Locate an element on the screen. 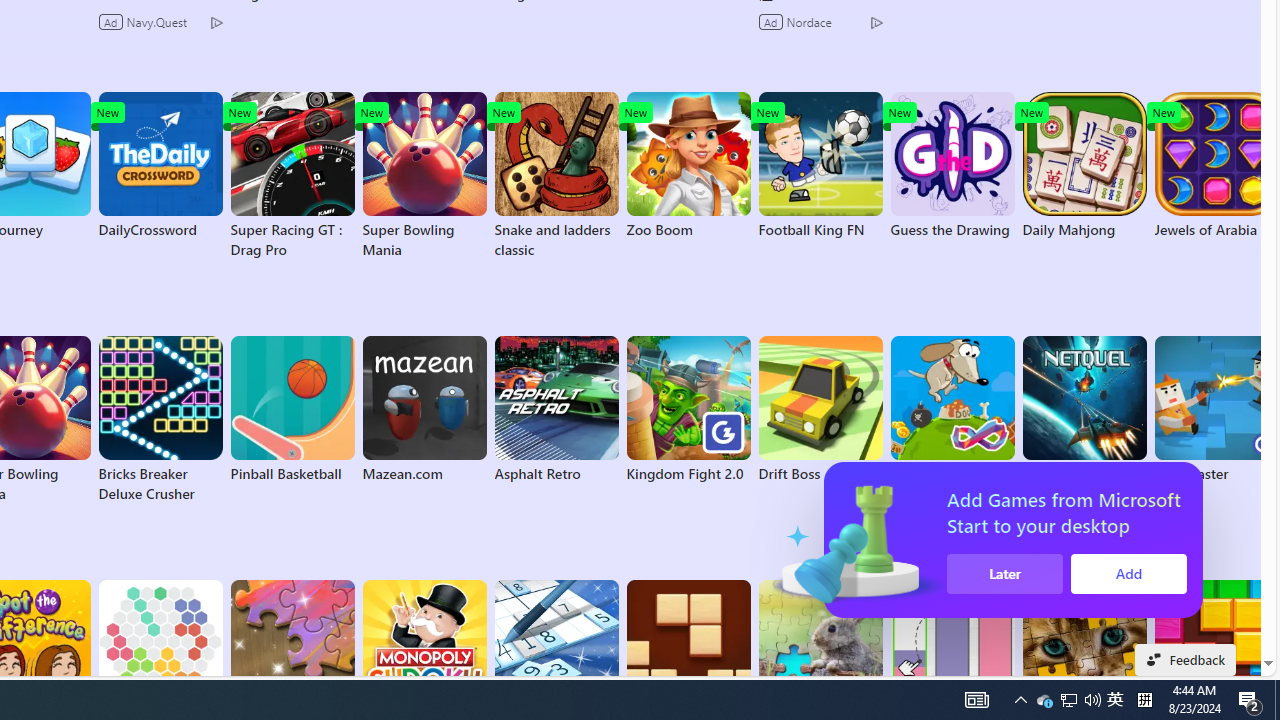  'Jewels of Arabia' is located at coordinates (1215, 164).